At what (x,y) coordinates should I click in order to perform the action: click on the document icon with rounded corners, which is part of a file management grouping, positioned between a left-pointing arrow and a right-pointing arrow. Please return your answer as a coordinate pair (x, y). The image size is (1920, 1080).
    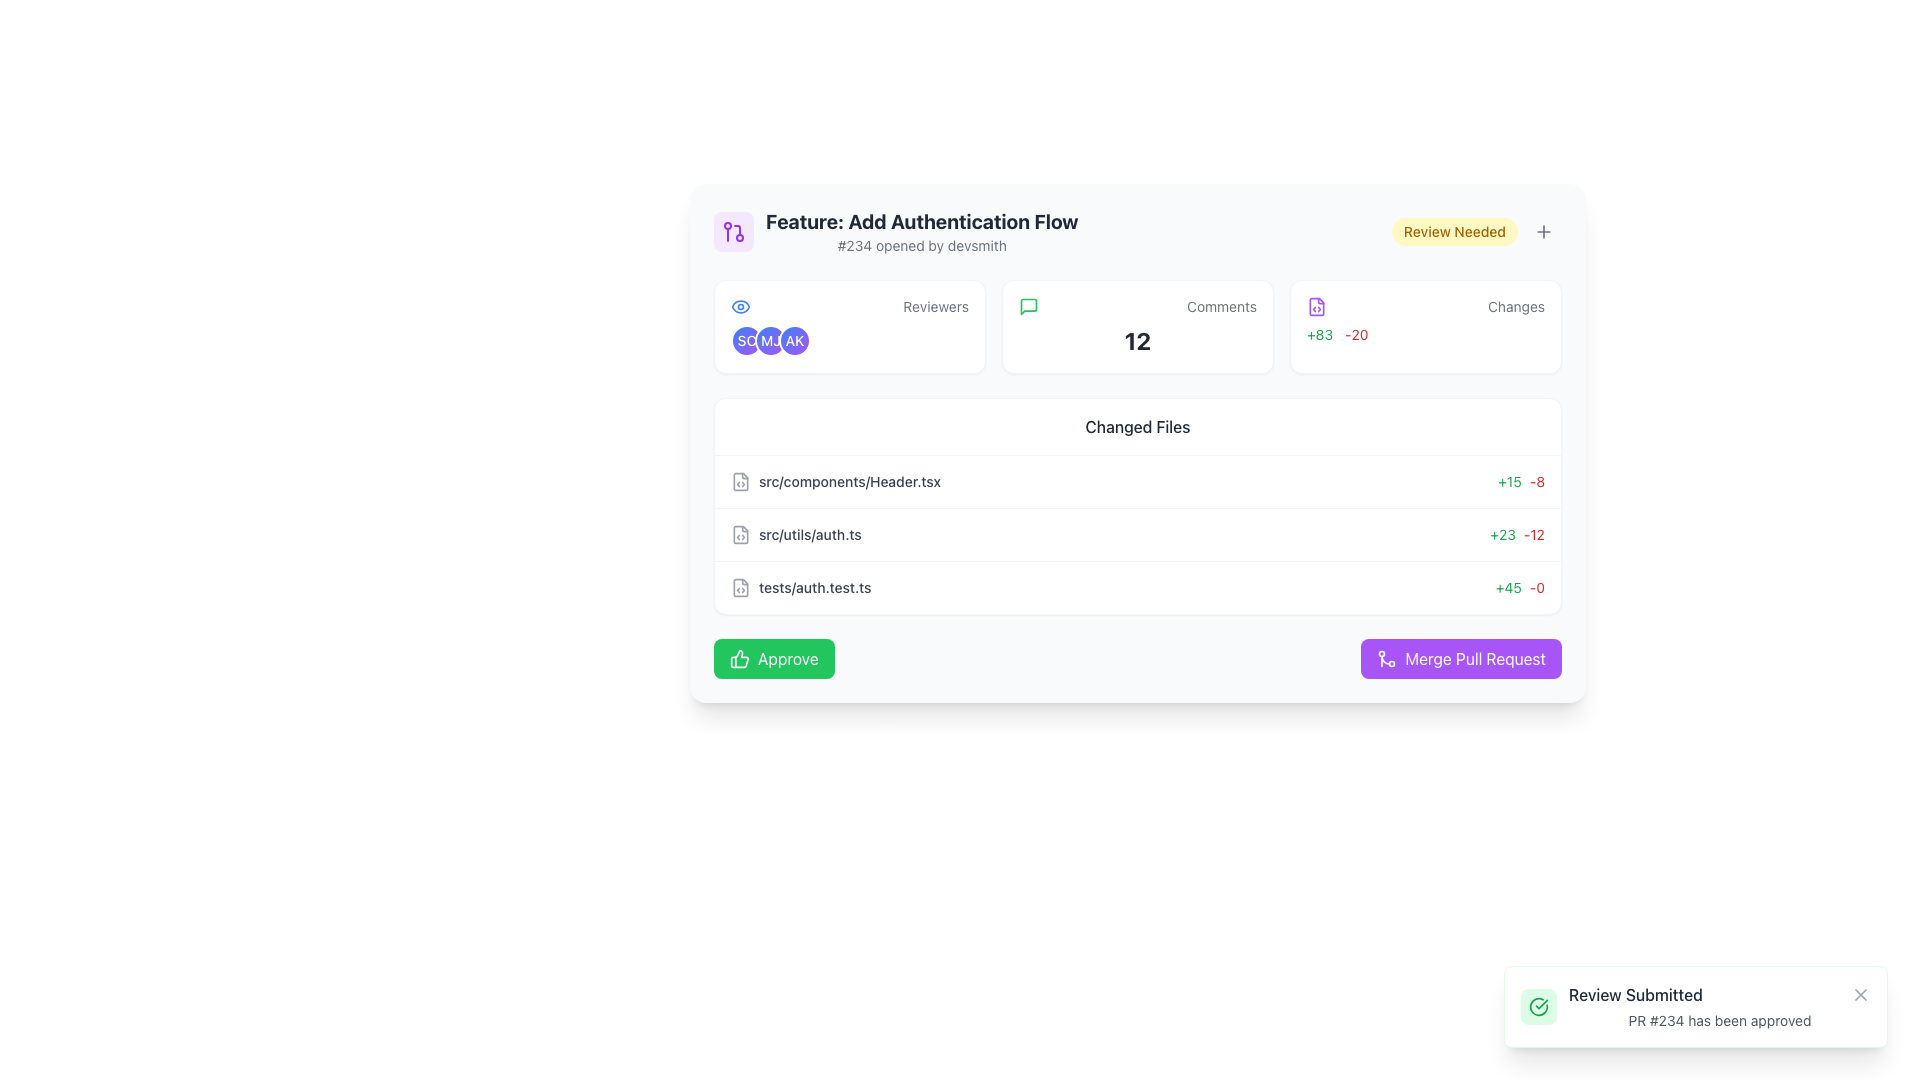
    Looking at the image, I should click on (739, 482).